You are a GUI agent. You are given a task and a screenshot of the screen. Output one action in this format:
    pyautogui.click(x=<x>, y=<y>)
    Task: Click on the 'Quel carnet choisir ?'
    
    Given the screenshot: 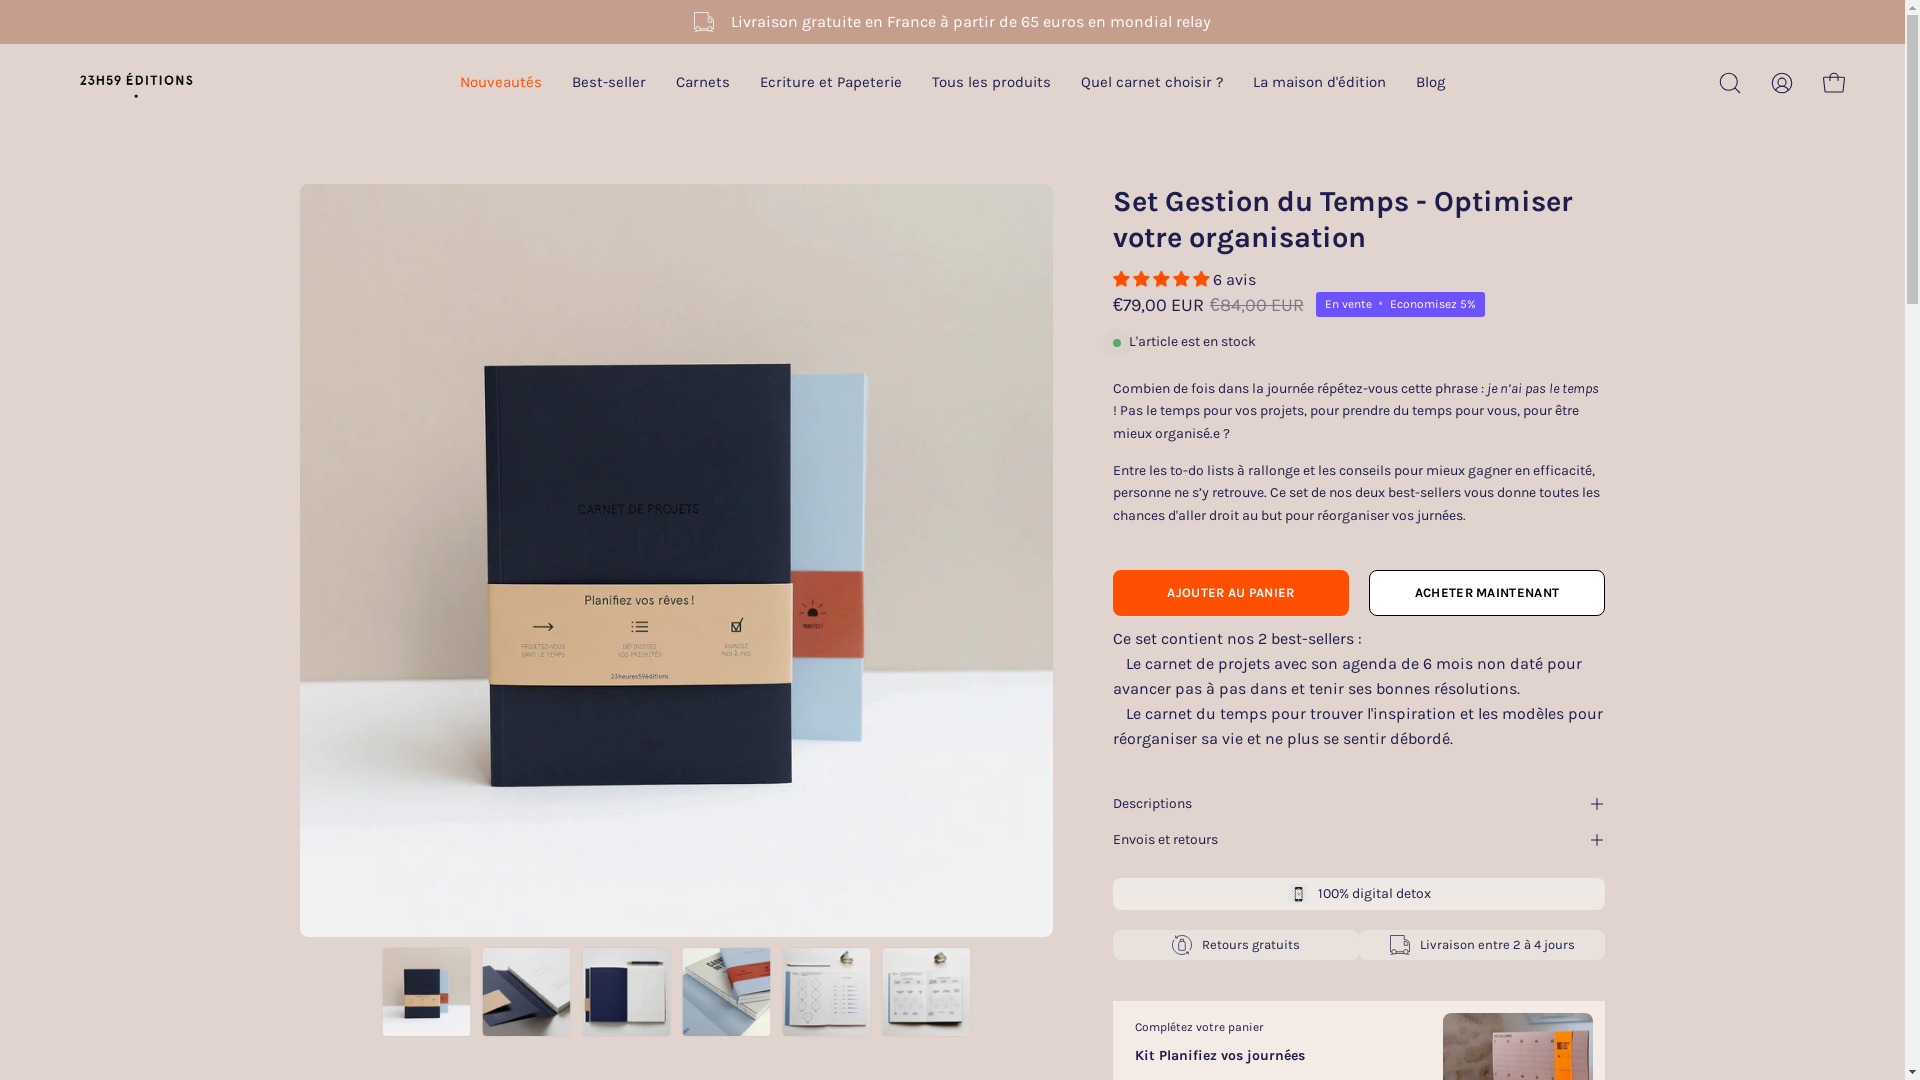 What is the action you would take?
    pyautogui.click(x=1152, y=82)
    